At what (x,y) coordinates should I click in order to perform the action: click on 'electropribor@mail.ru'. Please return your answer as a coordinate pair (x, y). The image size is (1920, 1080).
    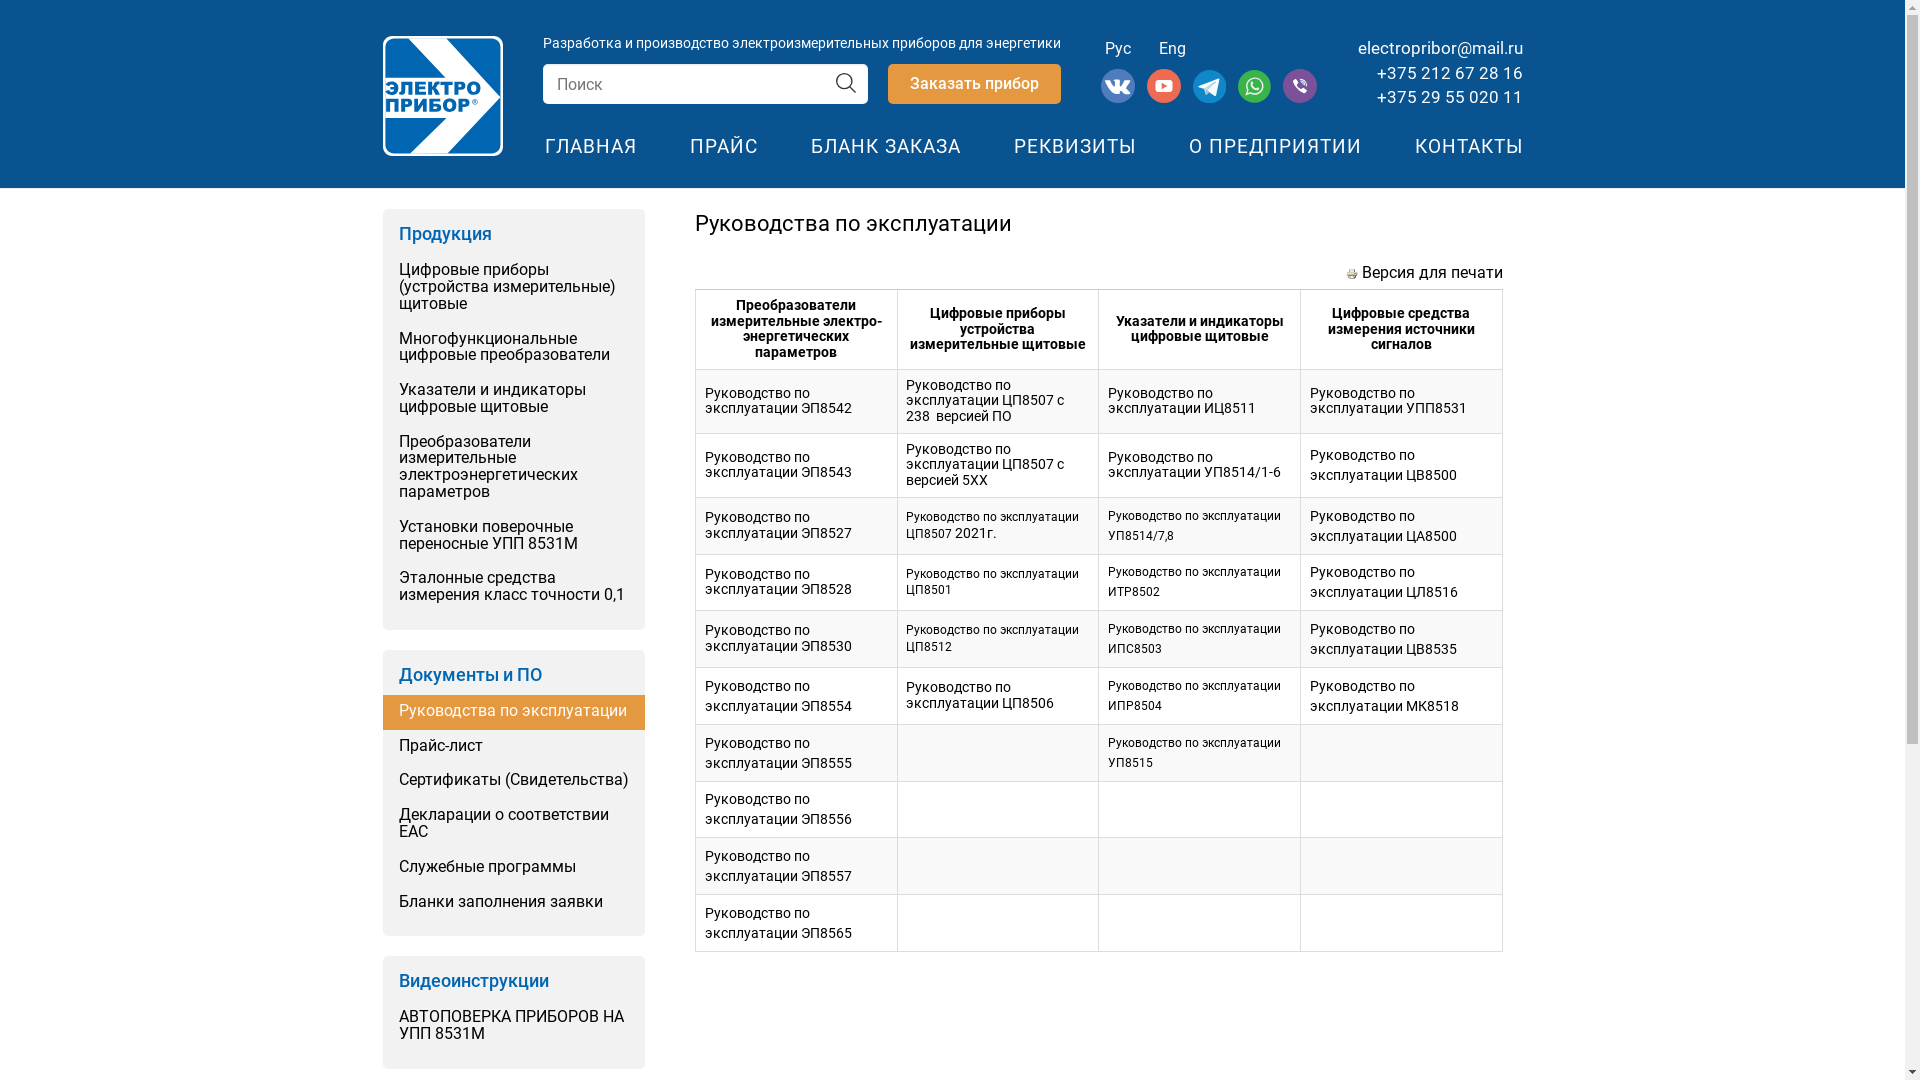
    Looking at the image, I should click on (1440, 46).